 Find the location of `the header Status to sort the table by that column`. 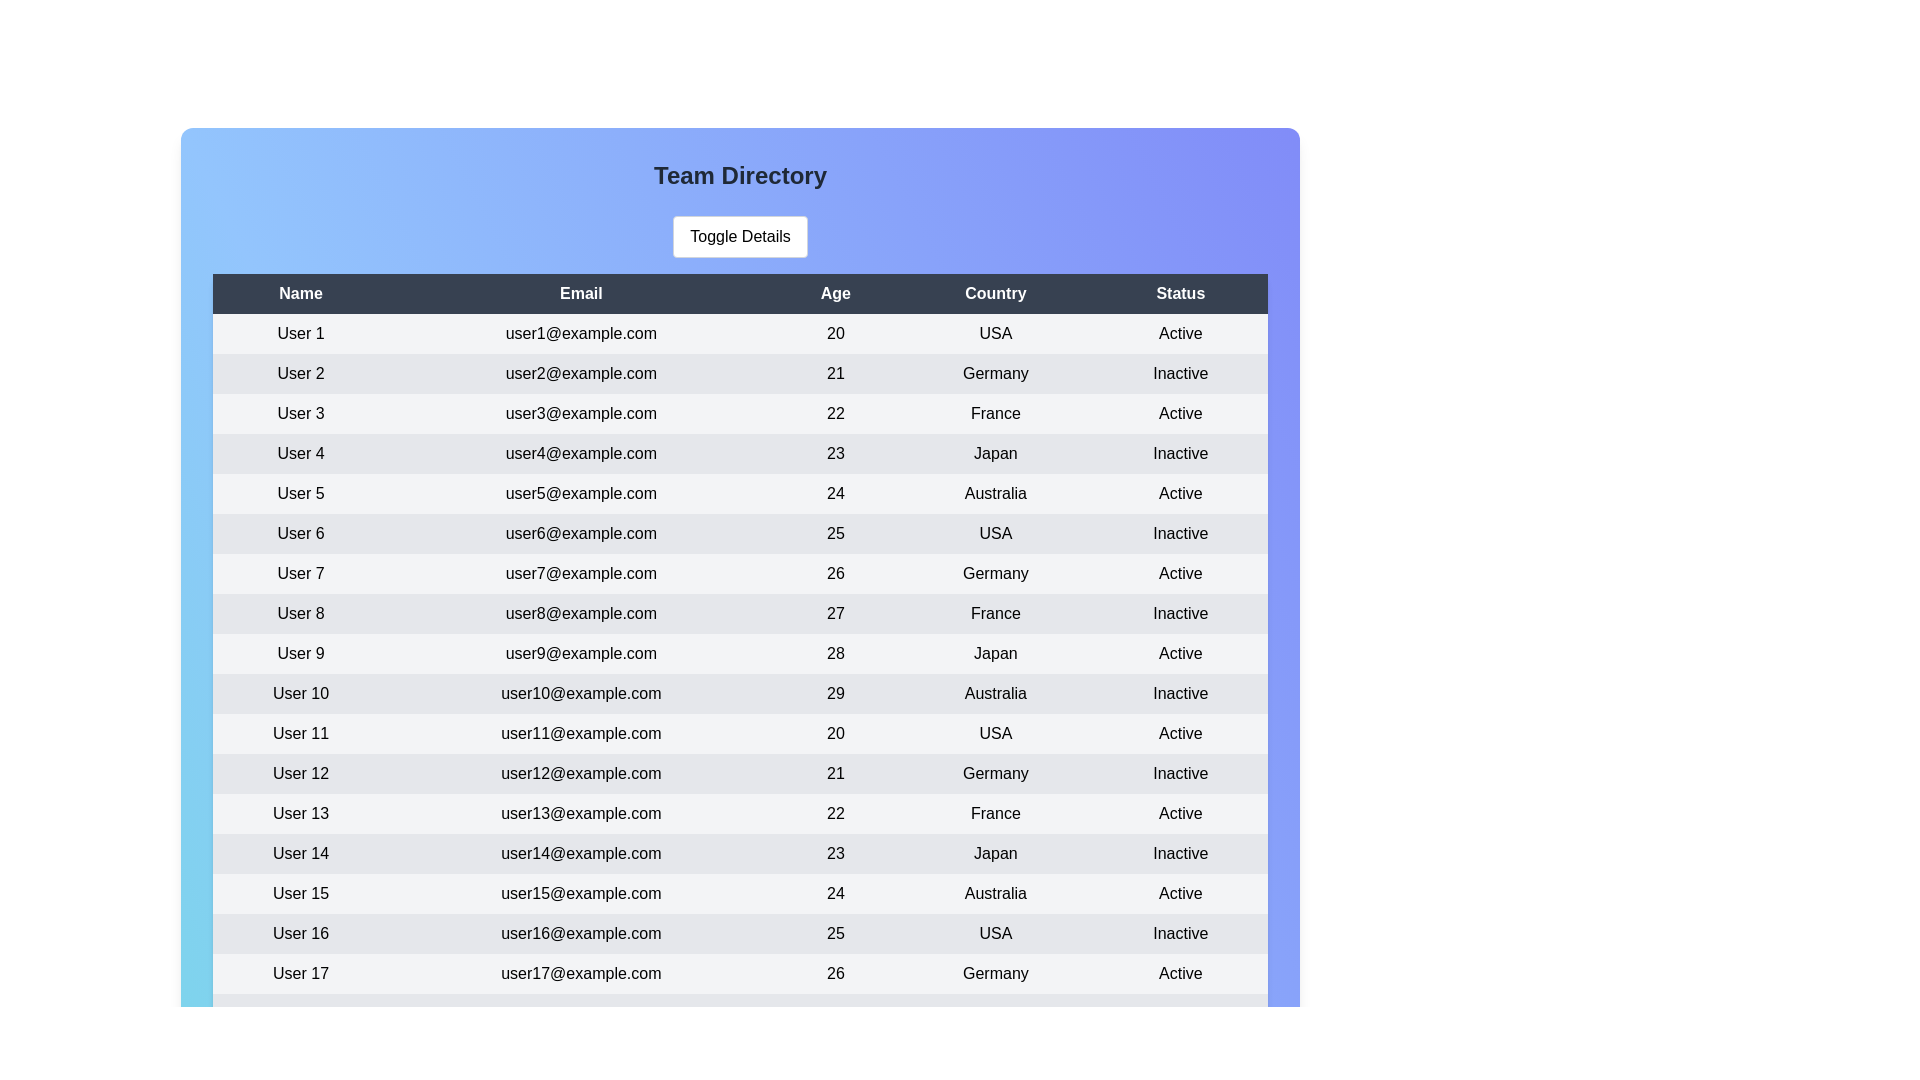

the header Status to sort the table by that column is located at coordinates (1180, 293).